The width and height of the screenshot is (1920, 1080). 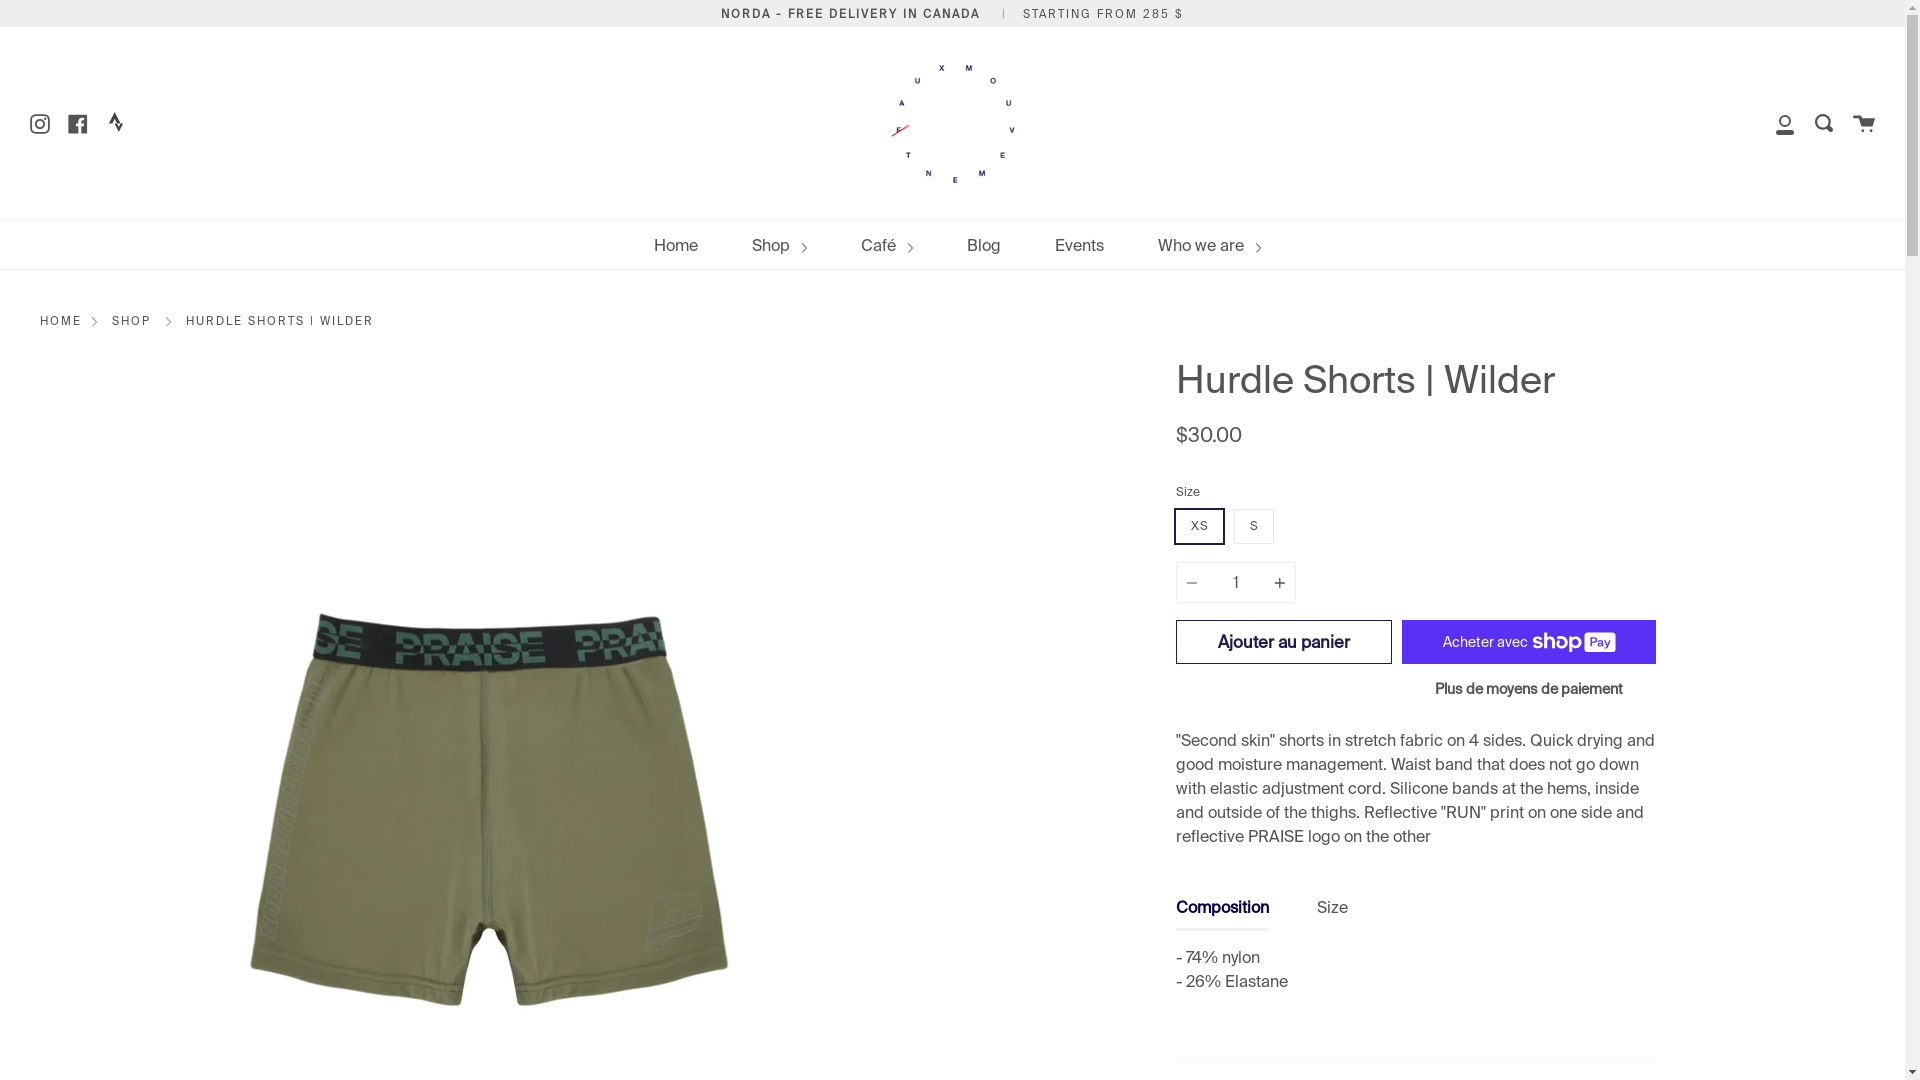 What do you see at coordinates (950, 14) in the screenshot?
I see `'NORDA - FREE DELIVERY IN CANADA | STARTING FROM 285 $'` at bounding box center [950, 14].